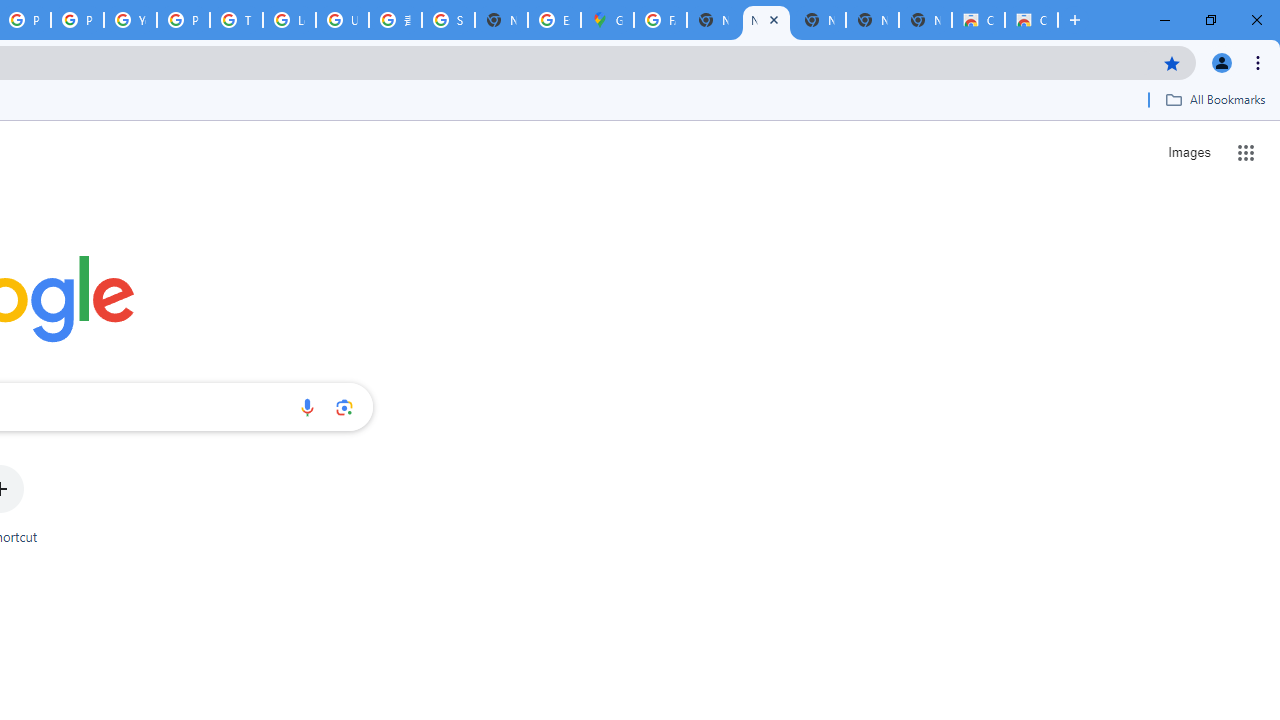 Image resolution: width=1280 pixels, height=720 pixels. Describe the element at coordinates (129, 20) in the screenshot. I see `'YouTube'` at that location.